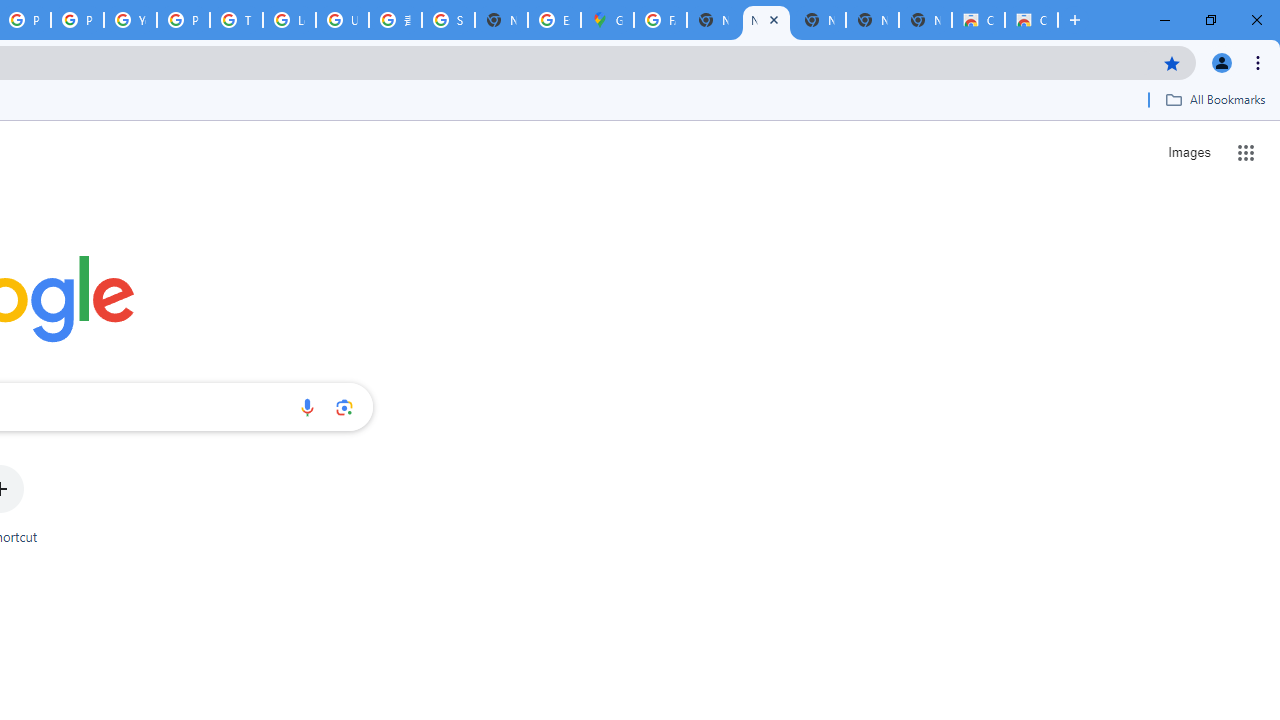 Image resolution: width=1280 pixels, height=720 pixels. Describe the element at coordinates (129, 20) in the screenshot. I see `'YouTube'` at that location.